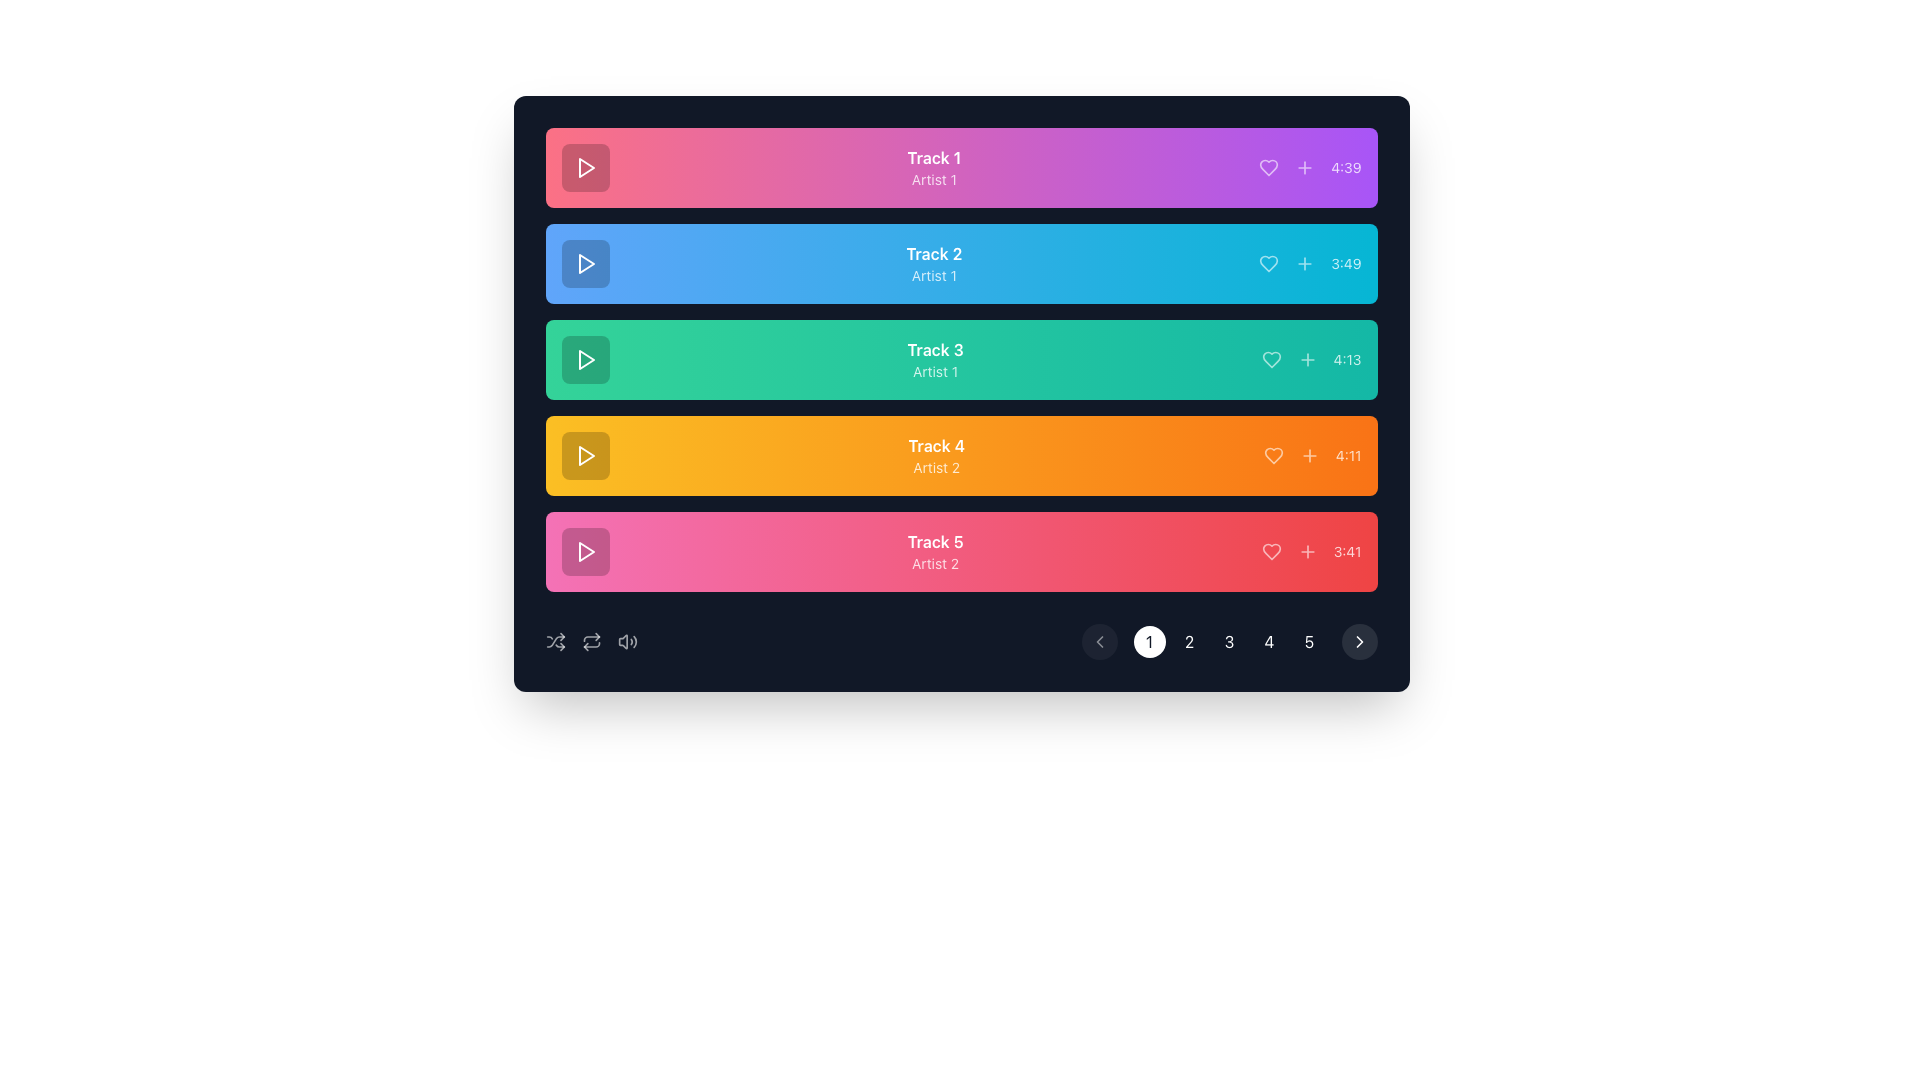 This screenshot has height=1080, width=1920. Describe the element at coordinates (1270, 551) in the screenshot. I see `the heart icon button in the fifth row of the music track list` at that location.